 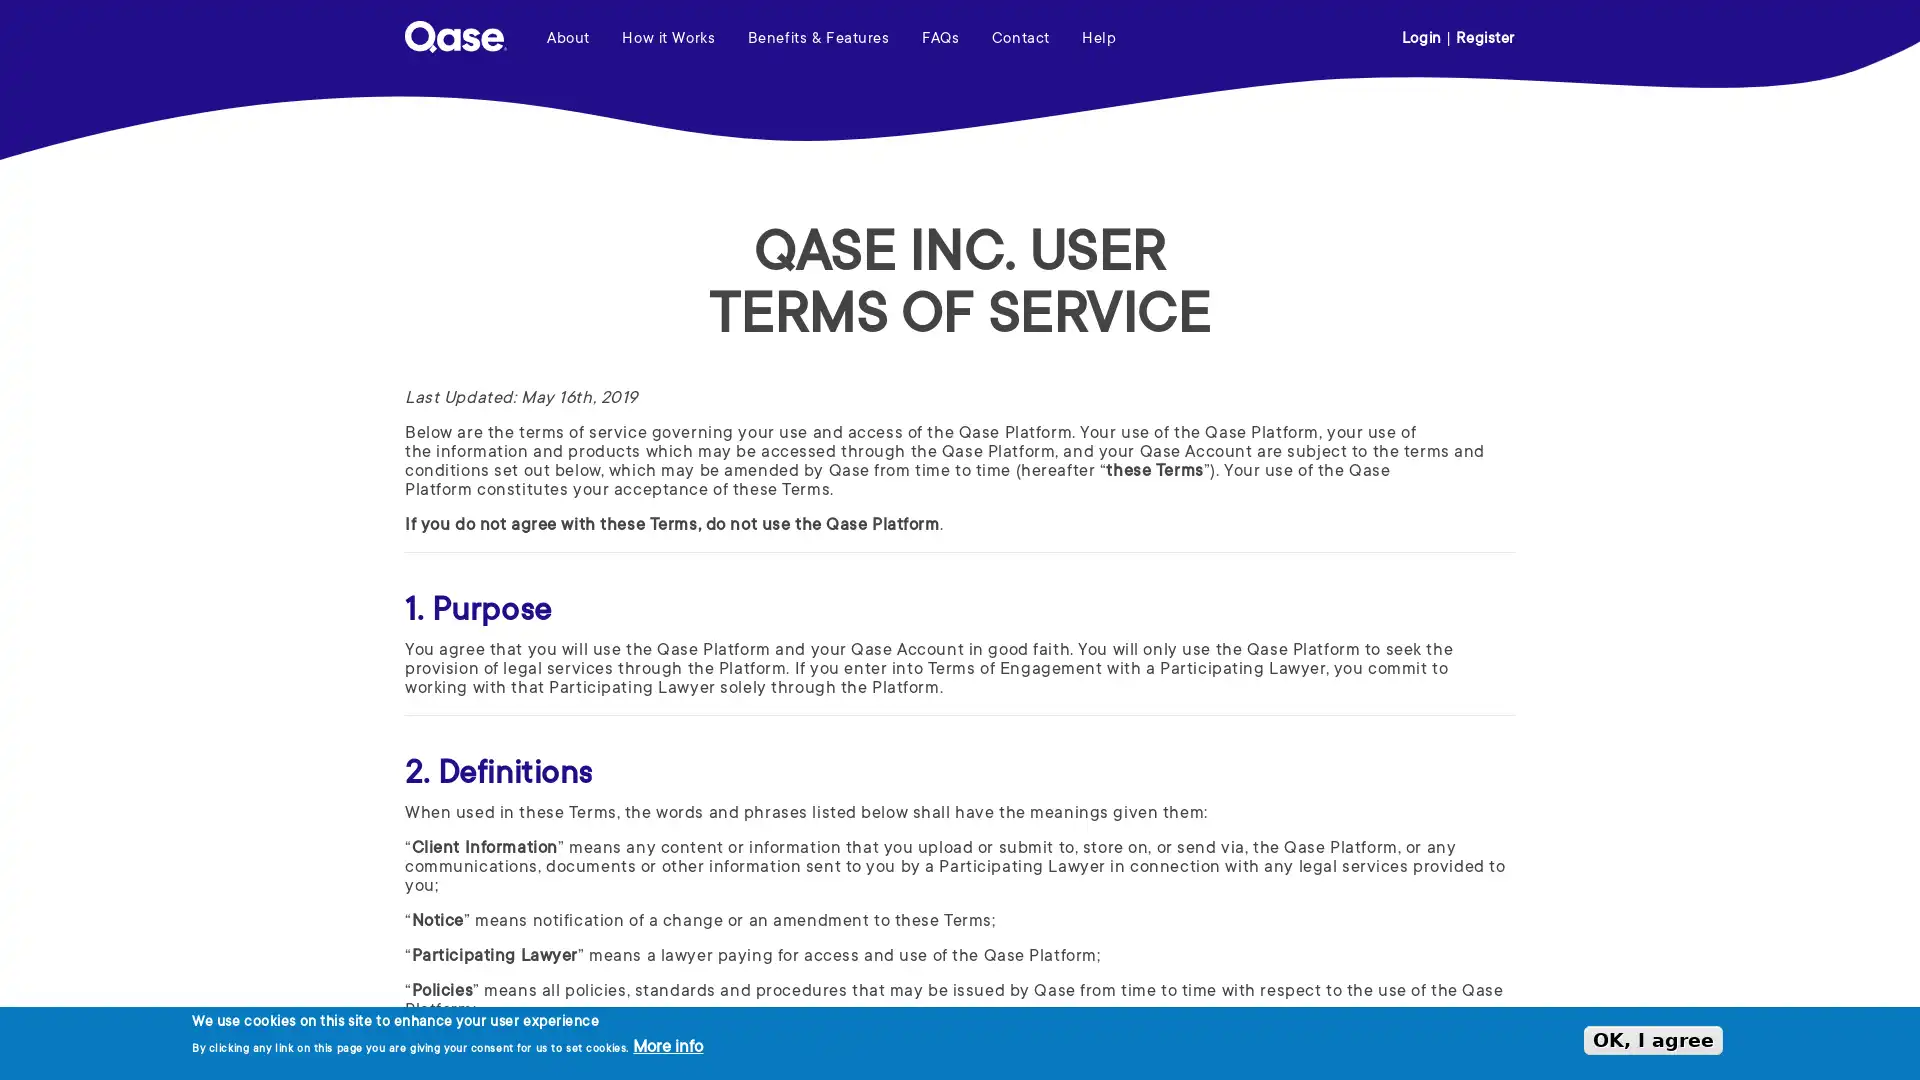 I want to click on More info, so click(x=667, y=1047).